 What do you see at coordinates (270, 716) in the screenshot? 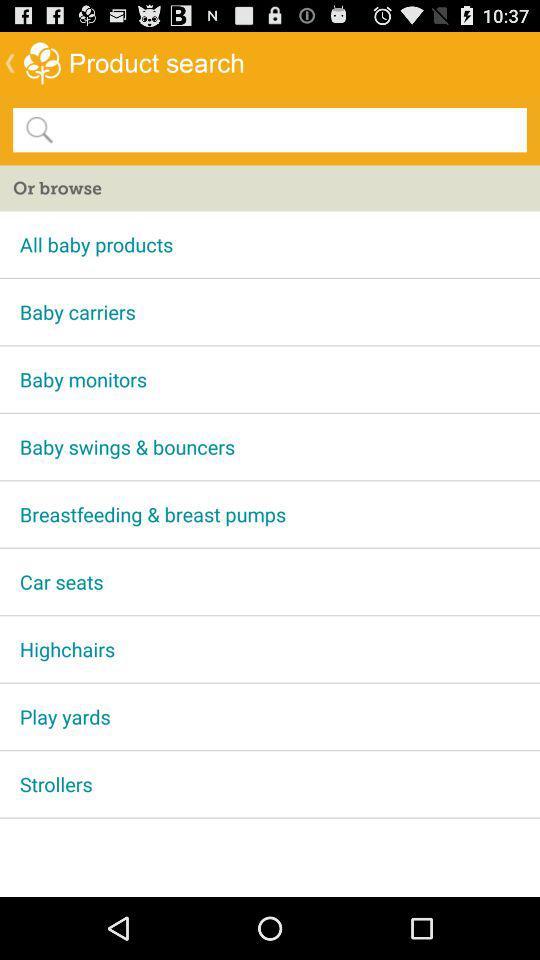
I see `the item below highchairs item` at bounding box center [270, 716].